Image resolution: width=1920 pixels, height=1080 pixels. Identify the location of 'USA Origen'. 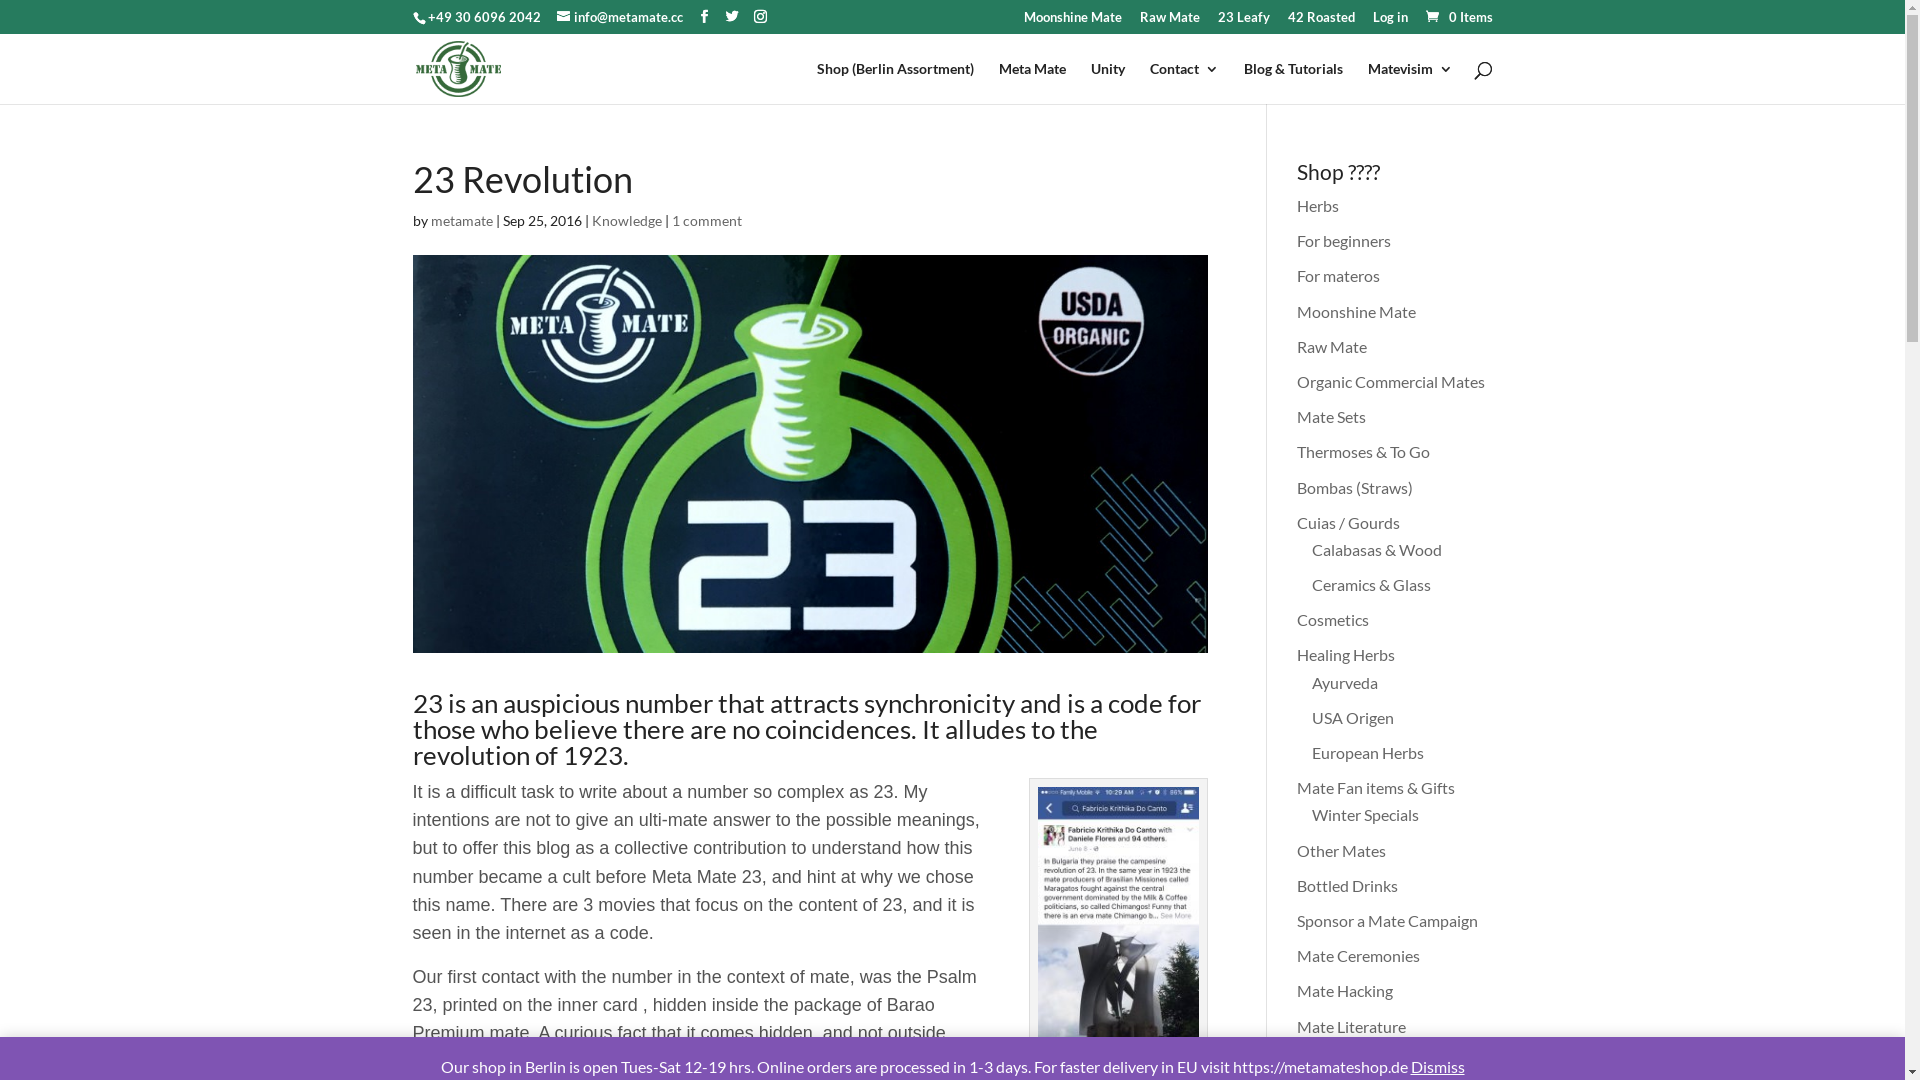
(1353, 716).